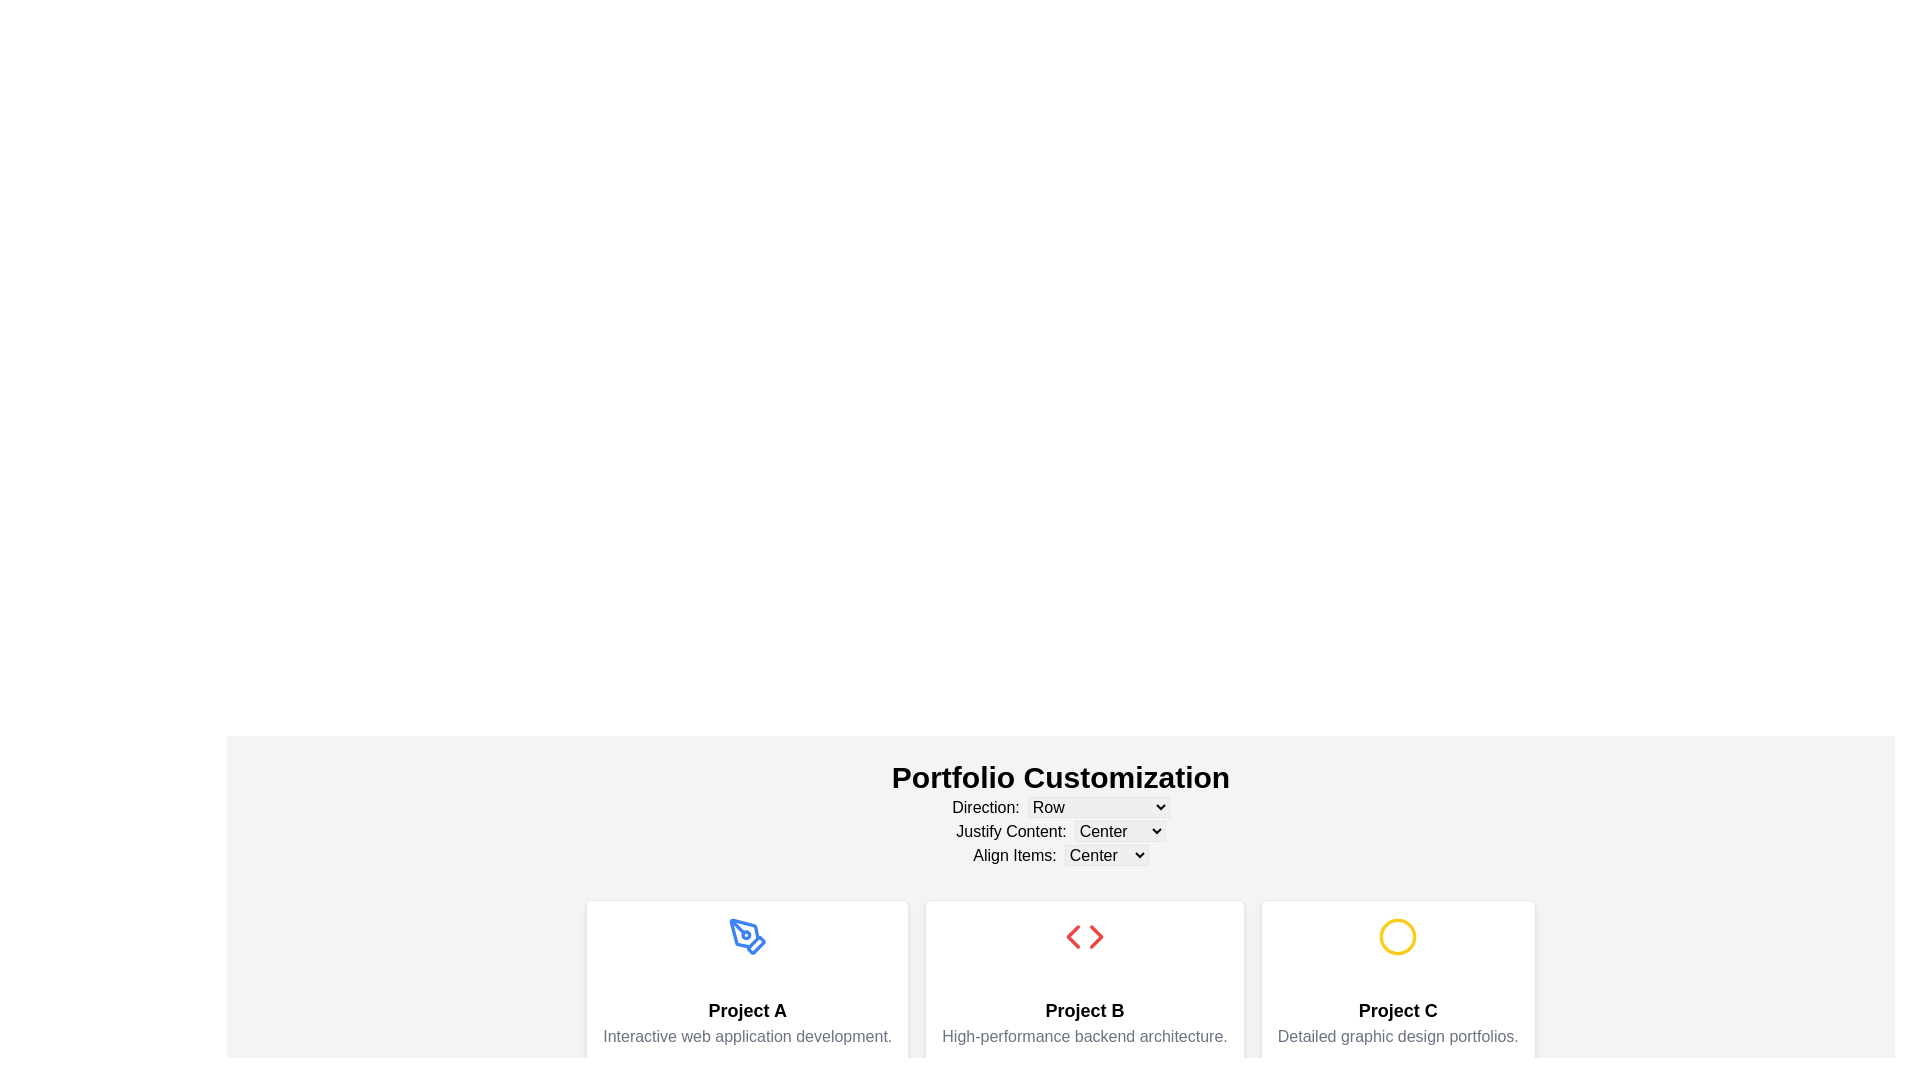  What do you see at coordinates (1059, 832) in the screenshot?
I see `an option from the dropdown menu labeled for justification style, located beneath the 'Portfolio Customization' heading and above the 'Align Items: Center' row` at bounding box center [1059, 832].